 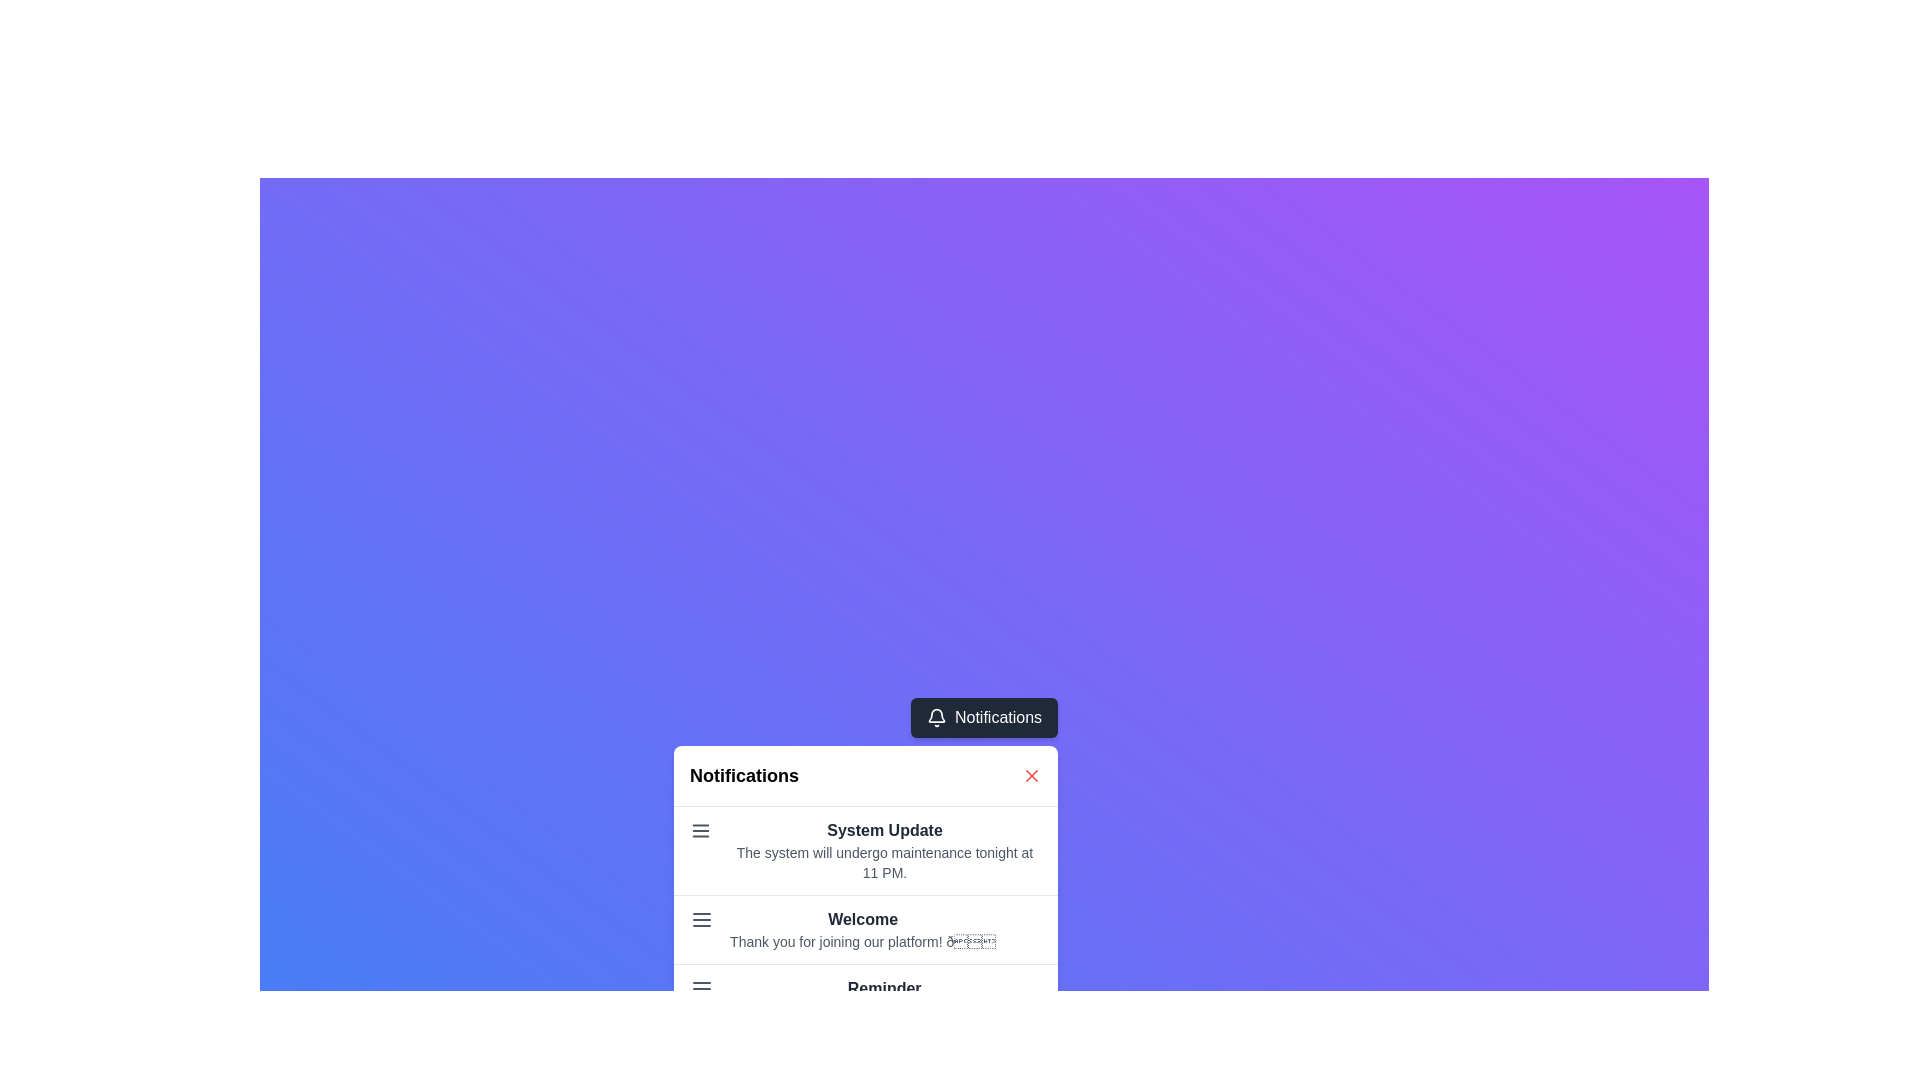 What do you see at coordinates (883, 862) in the screenshot?
I see `the text label that communicates the scheduled maintenance time for the system, located below the 'System Update' title in the notification card` at bounding box center [883, 862].